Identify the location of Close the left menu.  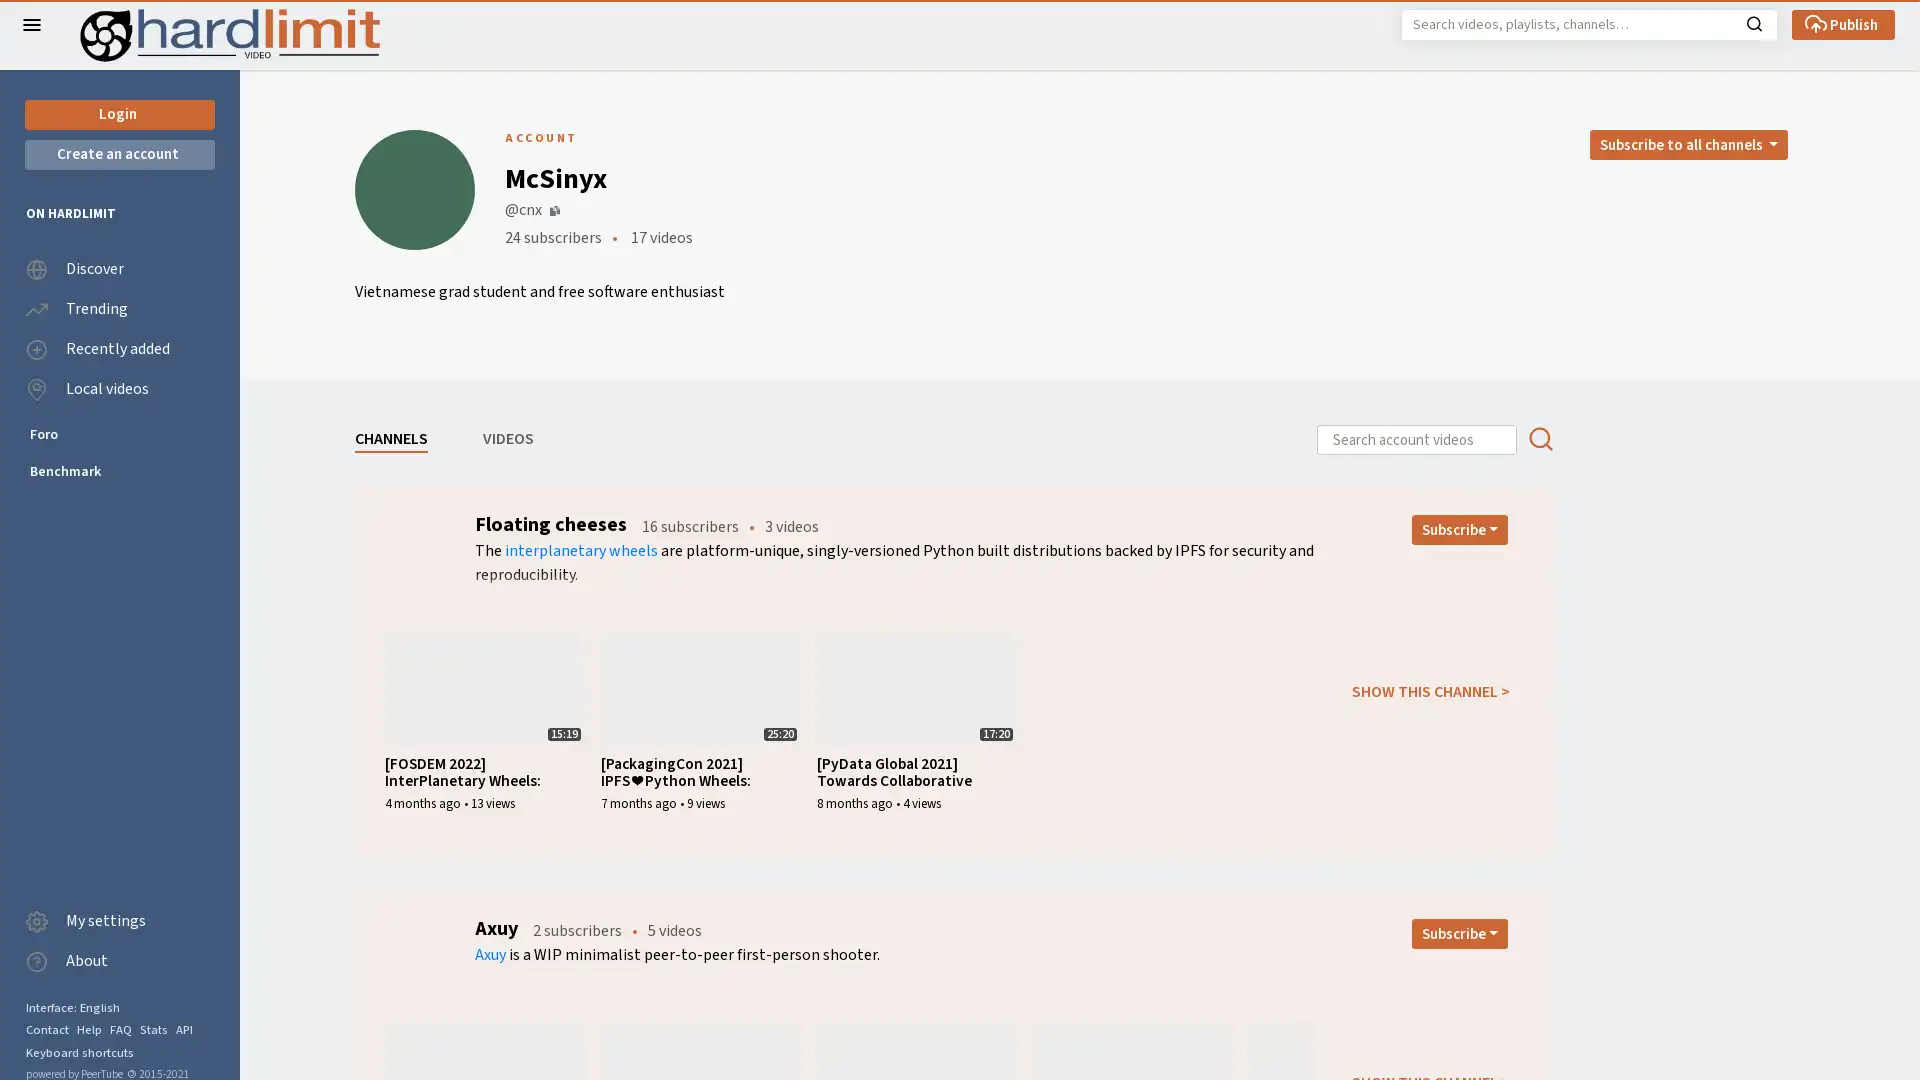
(32, 24).